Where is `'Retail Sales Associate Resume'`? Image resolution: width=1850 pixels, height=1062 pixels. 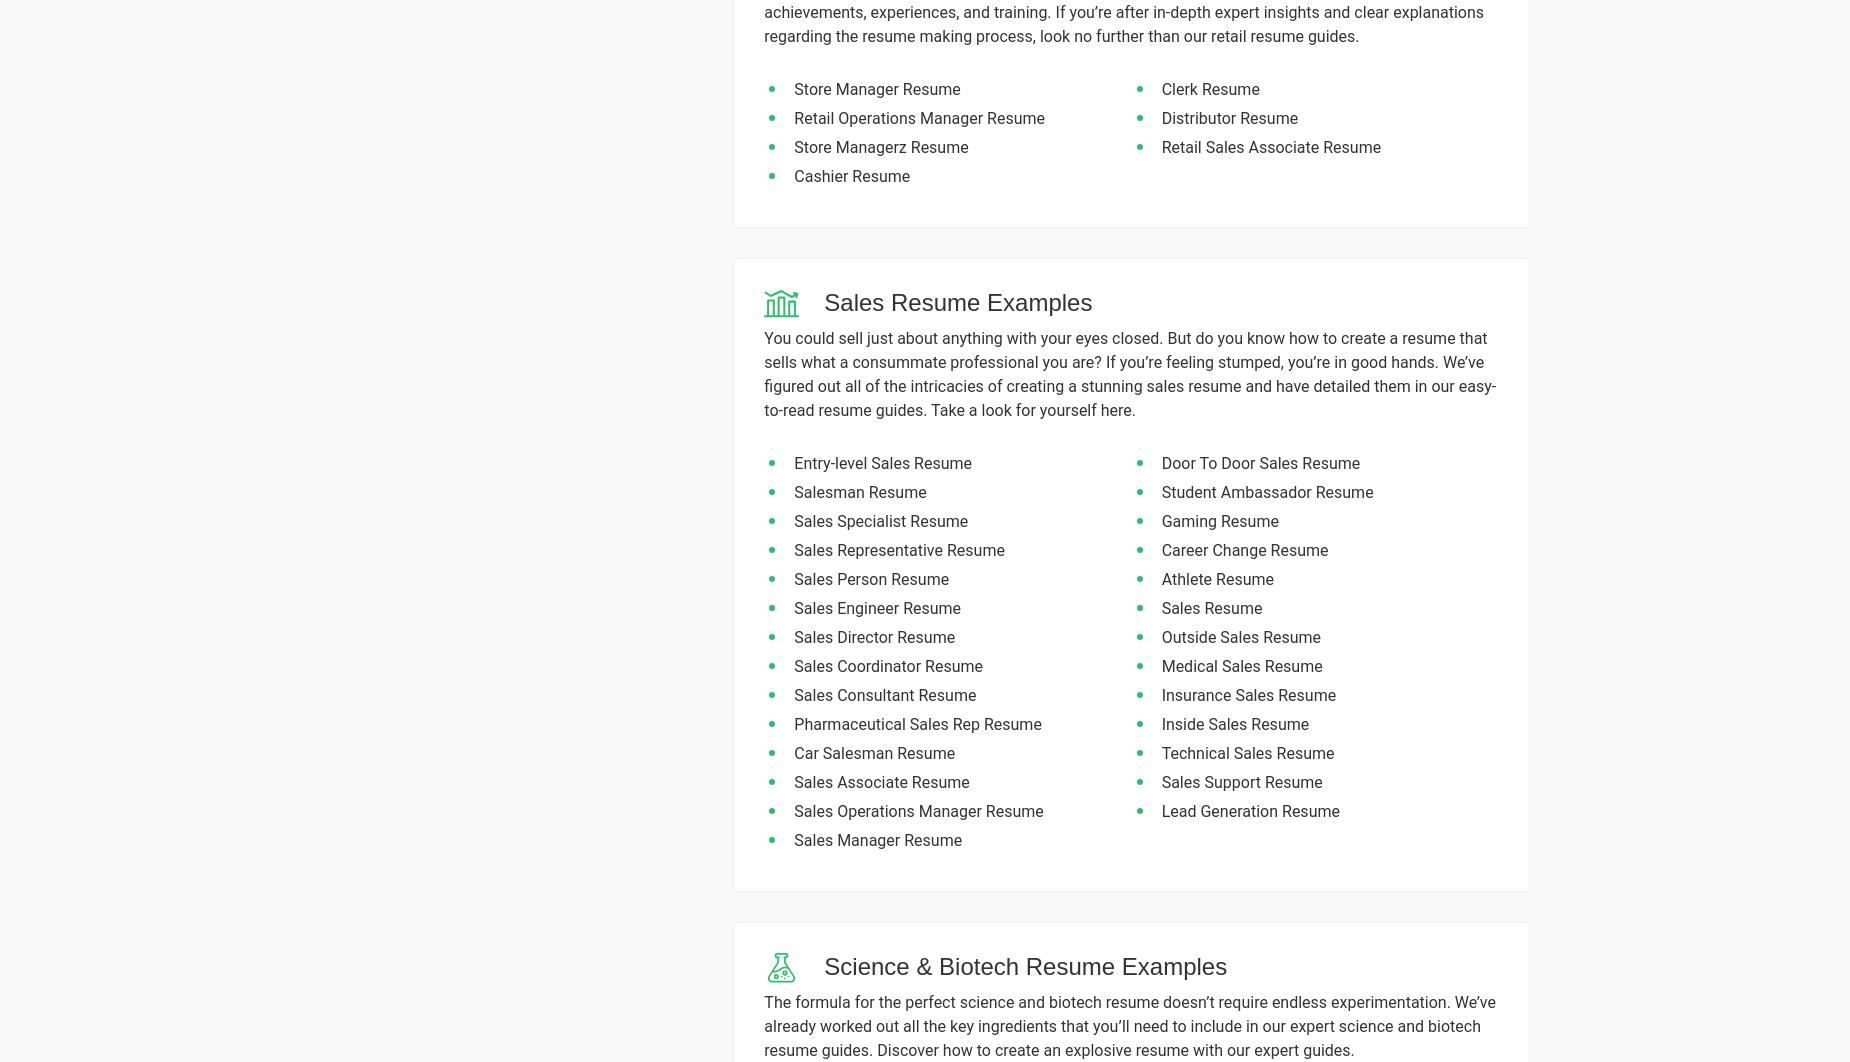
'Retail Sales Associate Resume' is located at coordinates (1269, 147).